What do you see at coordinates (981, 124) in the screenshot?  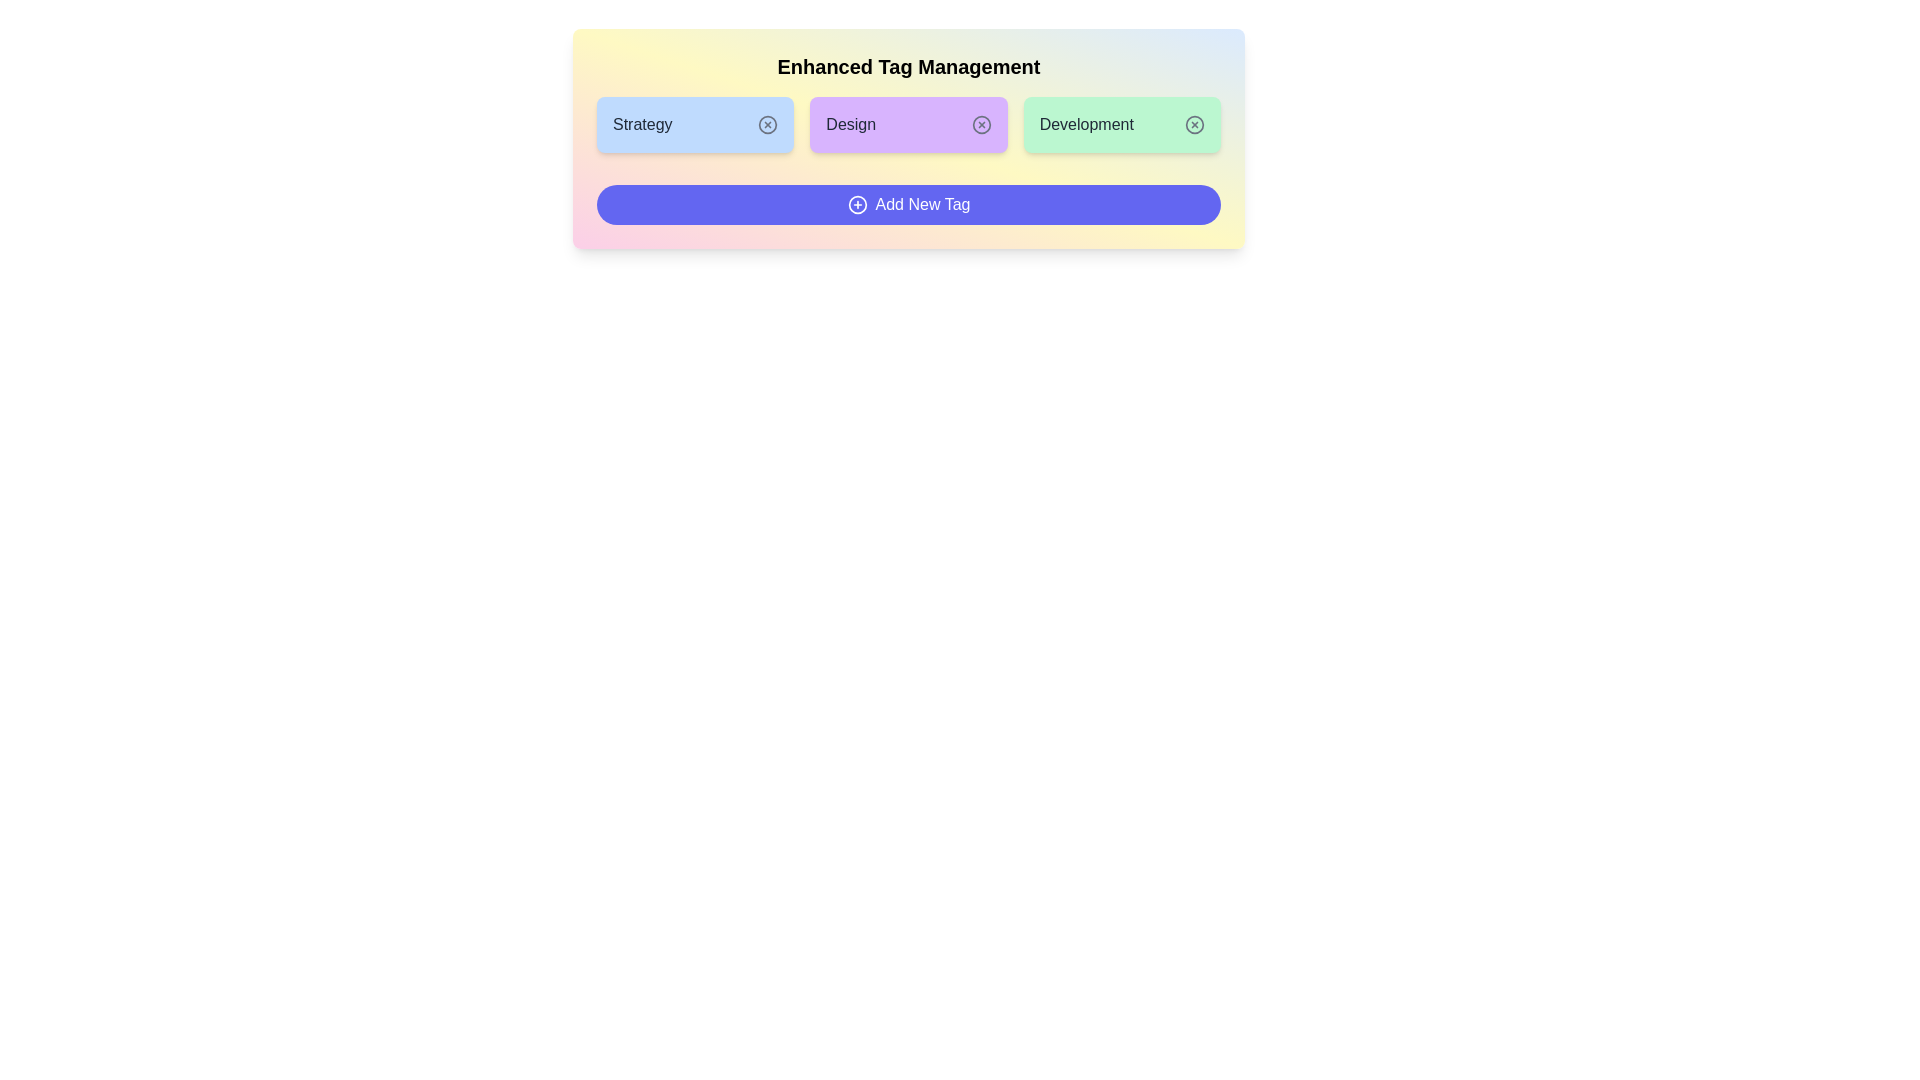 I see `the 'X' button of the tag labeled 'Design' to remove it` at bounding box center [981, 124].